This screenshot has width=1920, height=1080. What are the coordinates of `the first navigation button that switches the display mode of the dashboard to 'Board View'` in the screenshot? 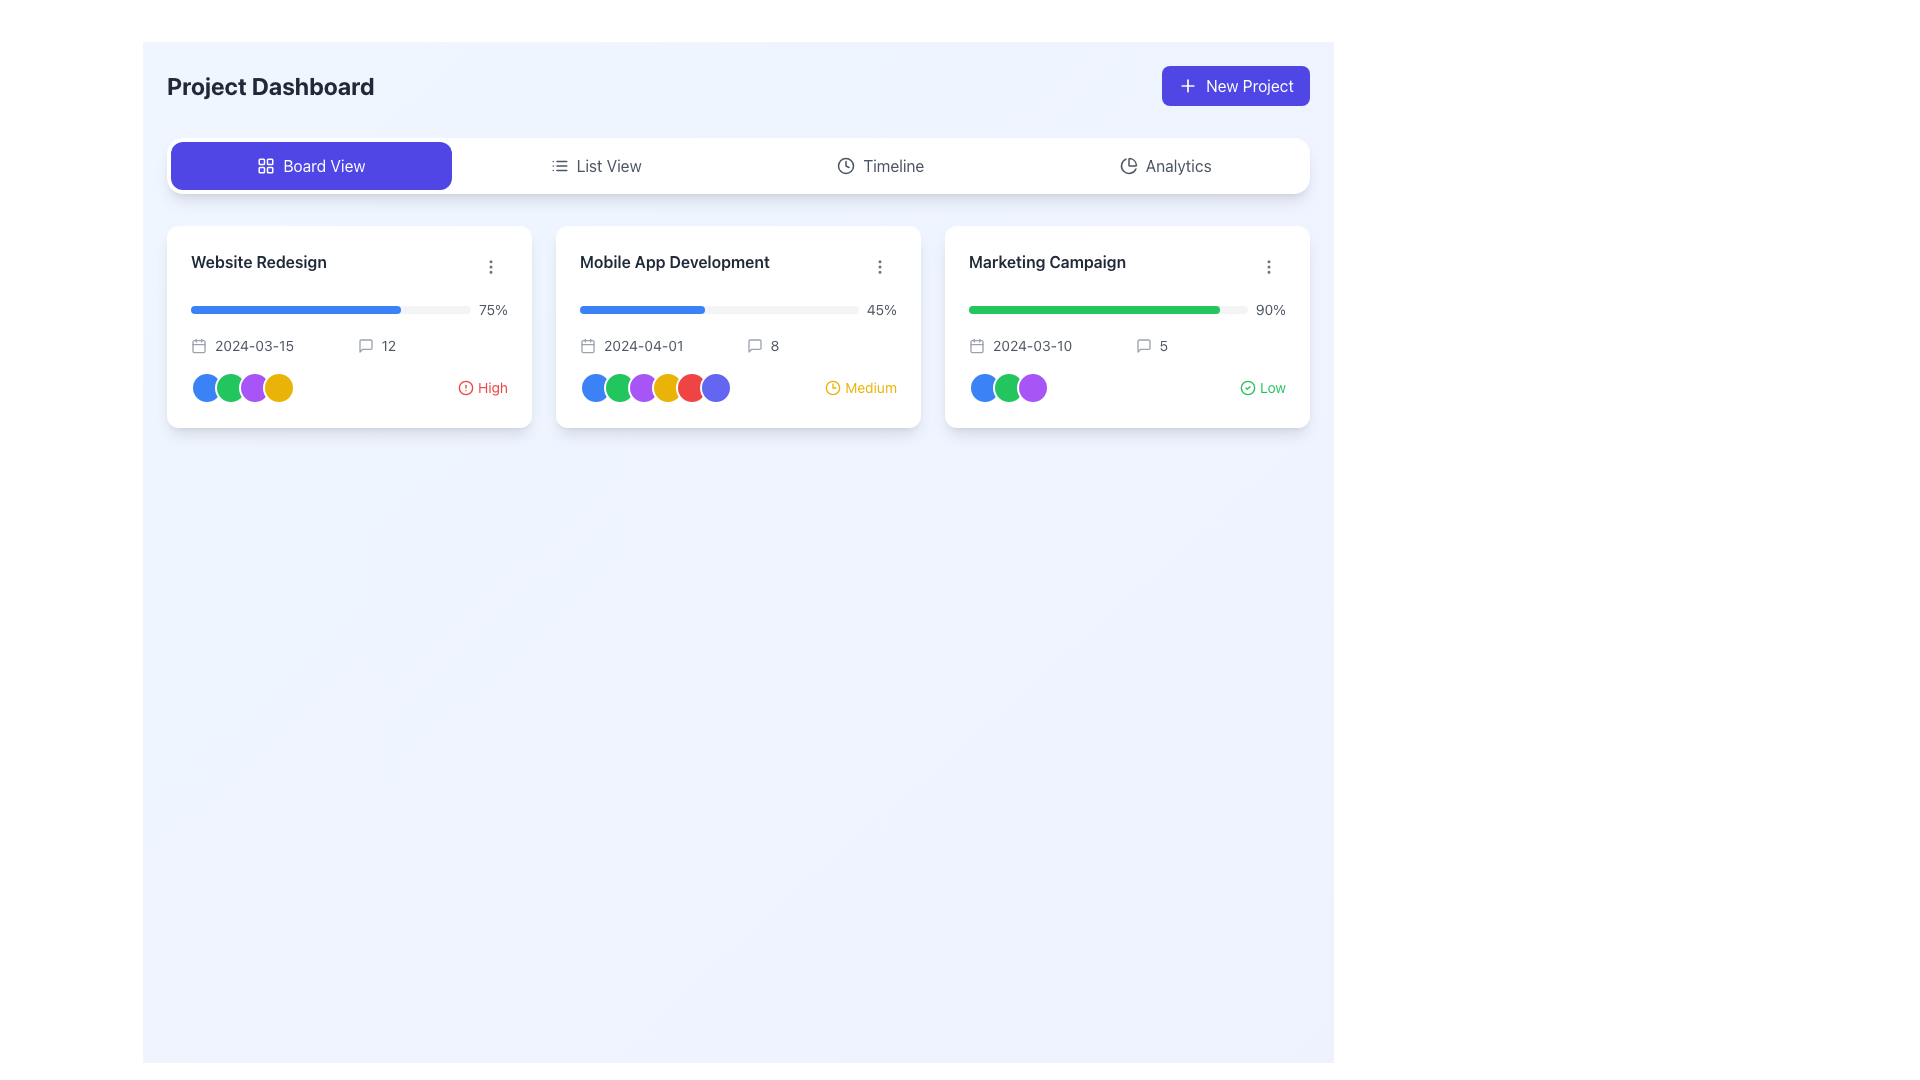 It's located at (310, 164).